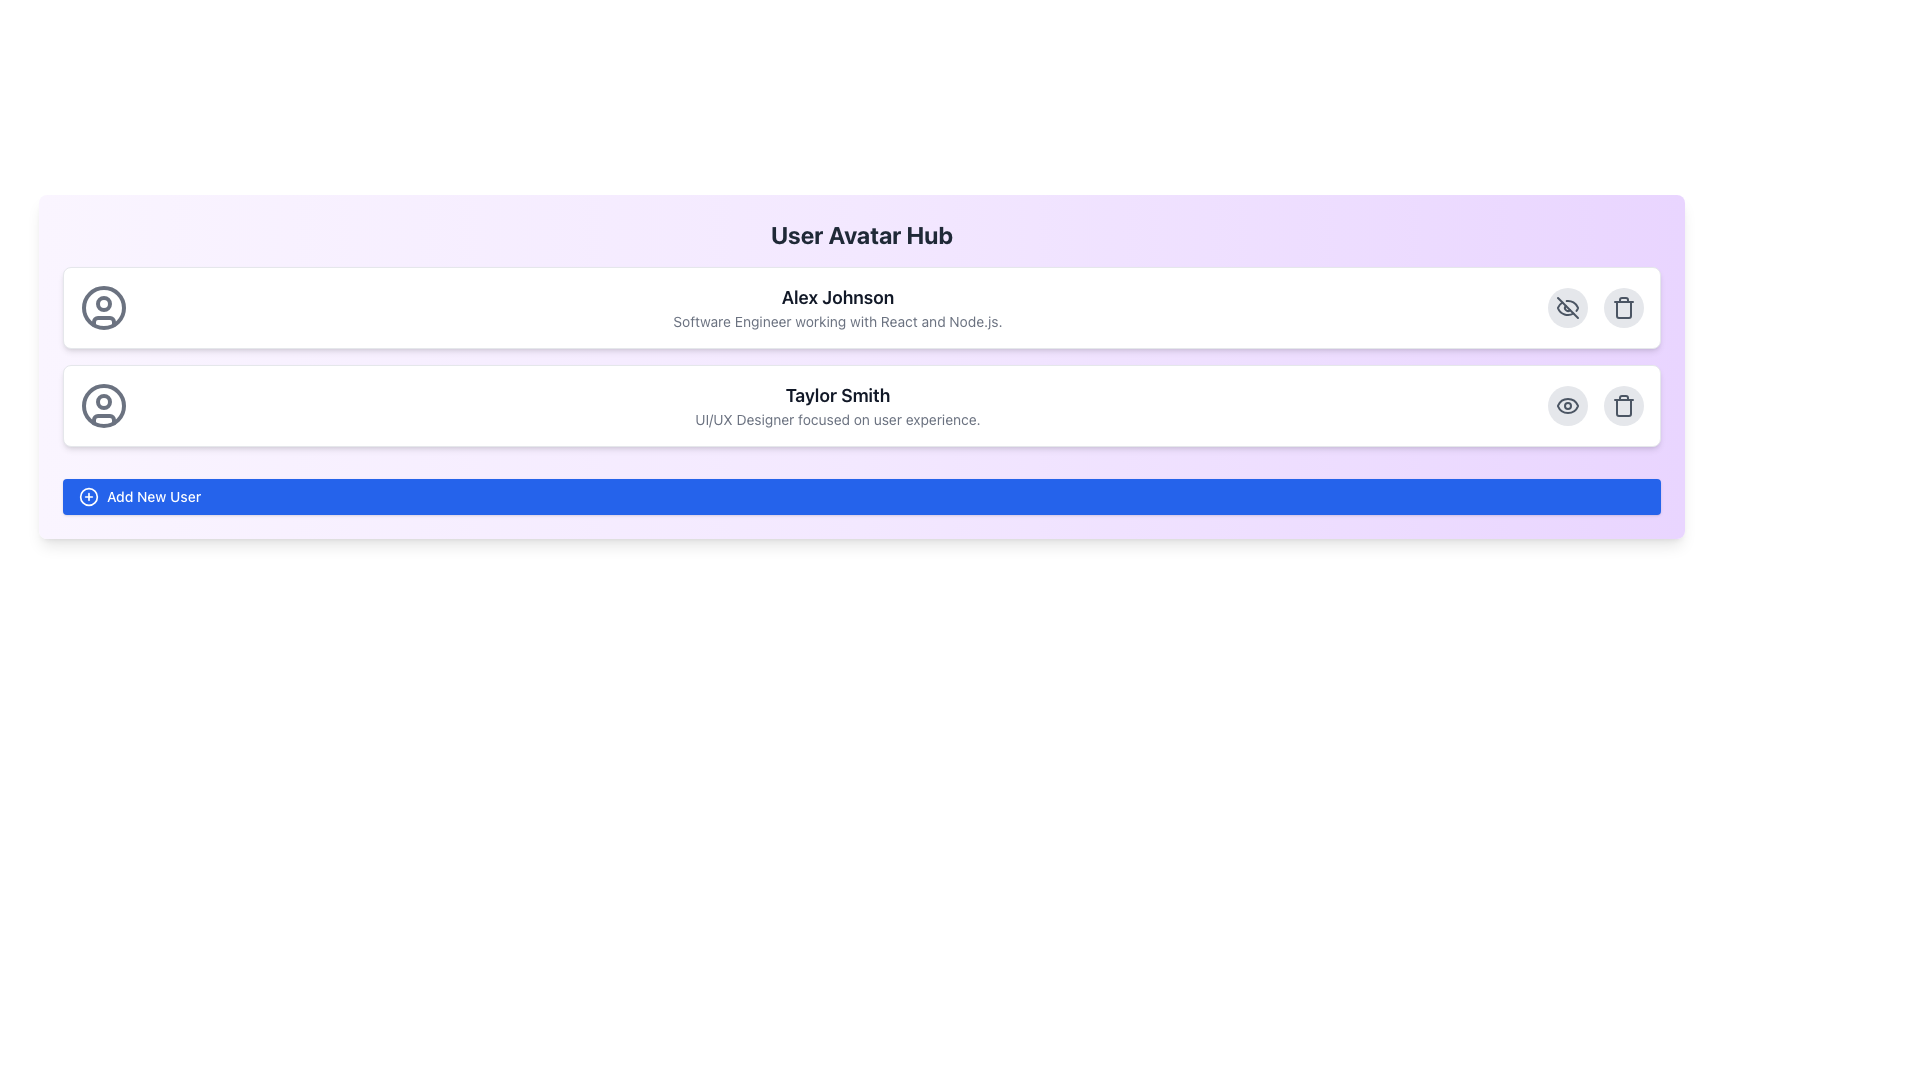  What do you see at coordinates (838, 405) in the screenshot?
I see `the Text Display Section which presents the name and title of a user, located in a white rounded rectangle with other elements nearby` at bounding box center [838, 405].